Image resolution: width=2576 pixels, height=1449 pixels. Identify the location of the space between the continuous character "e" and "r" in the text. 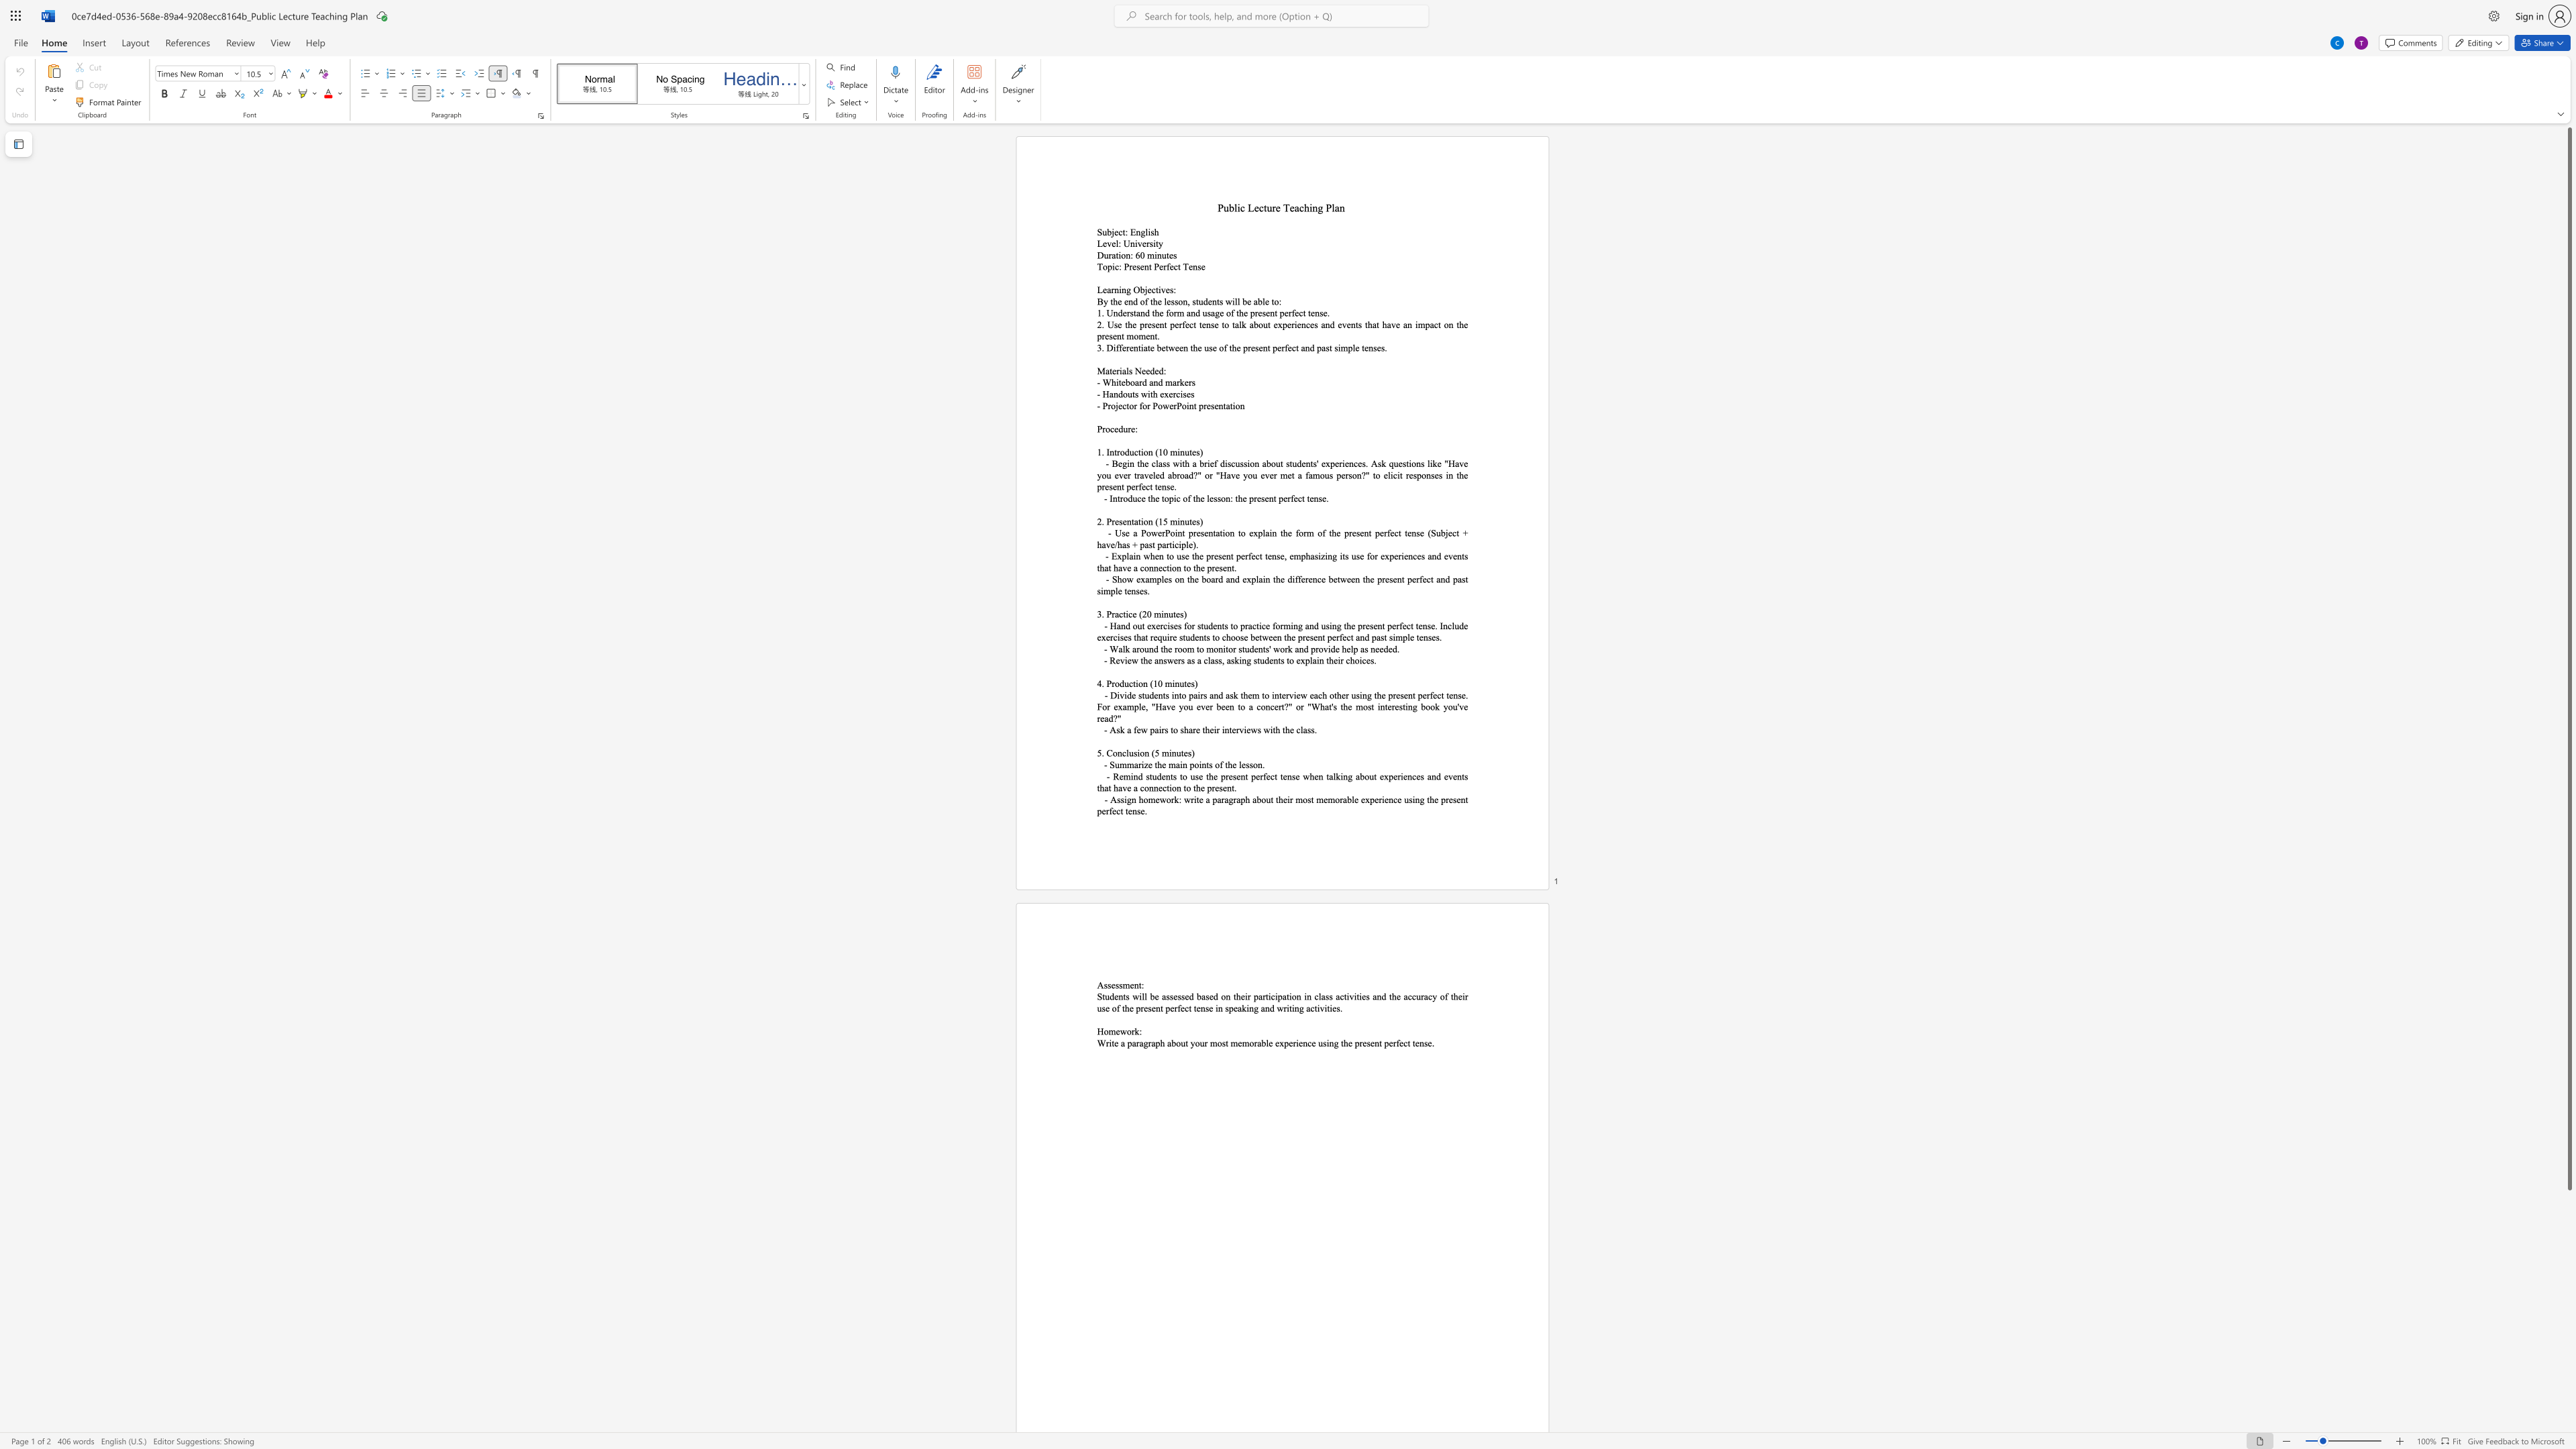
(1115, 370).